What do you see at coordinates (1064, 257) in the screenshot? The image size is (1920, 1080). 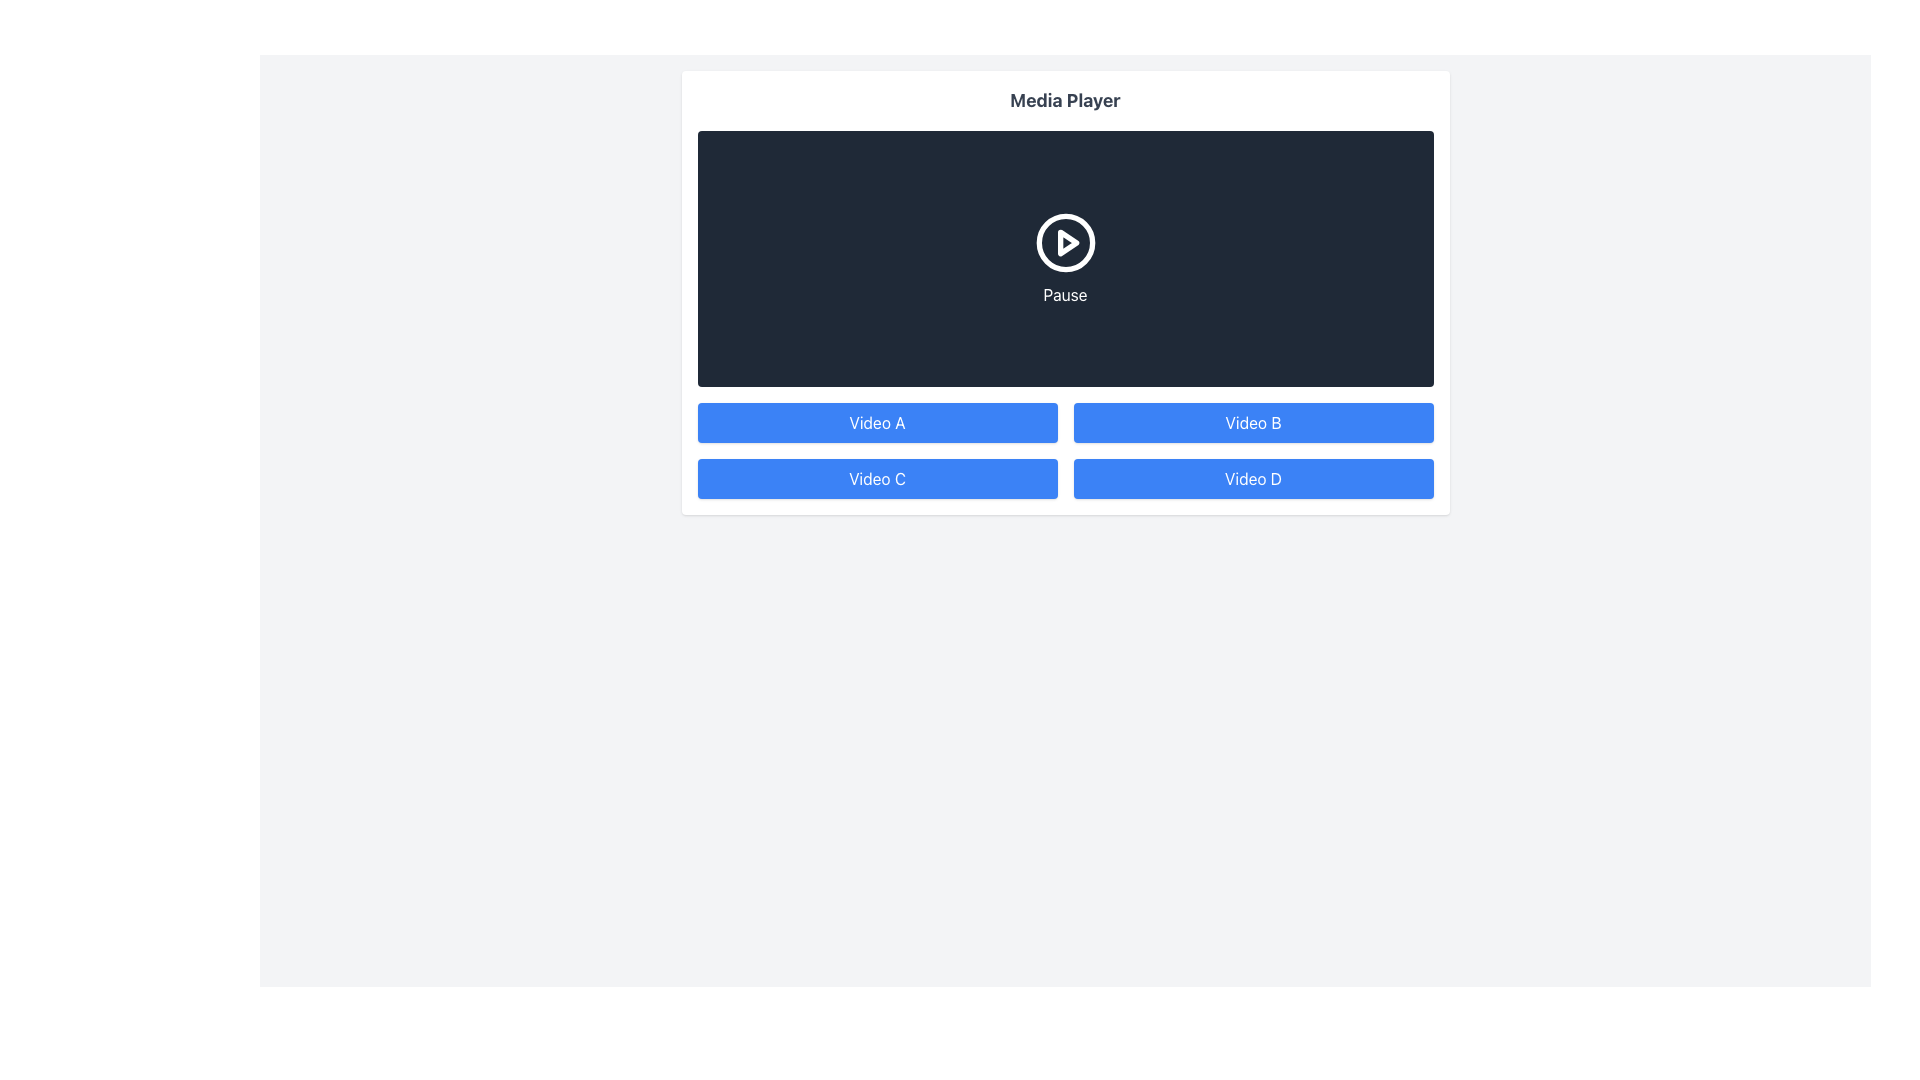 I see `the circular pause button with a white play symbol and the label 'Pause'` at bounding box center [1064, 257].